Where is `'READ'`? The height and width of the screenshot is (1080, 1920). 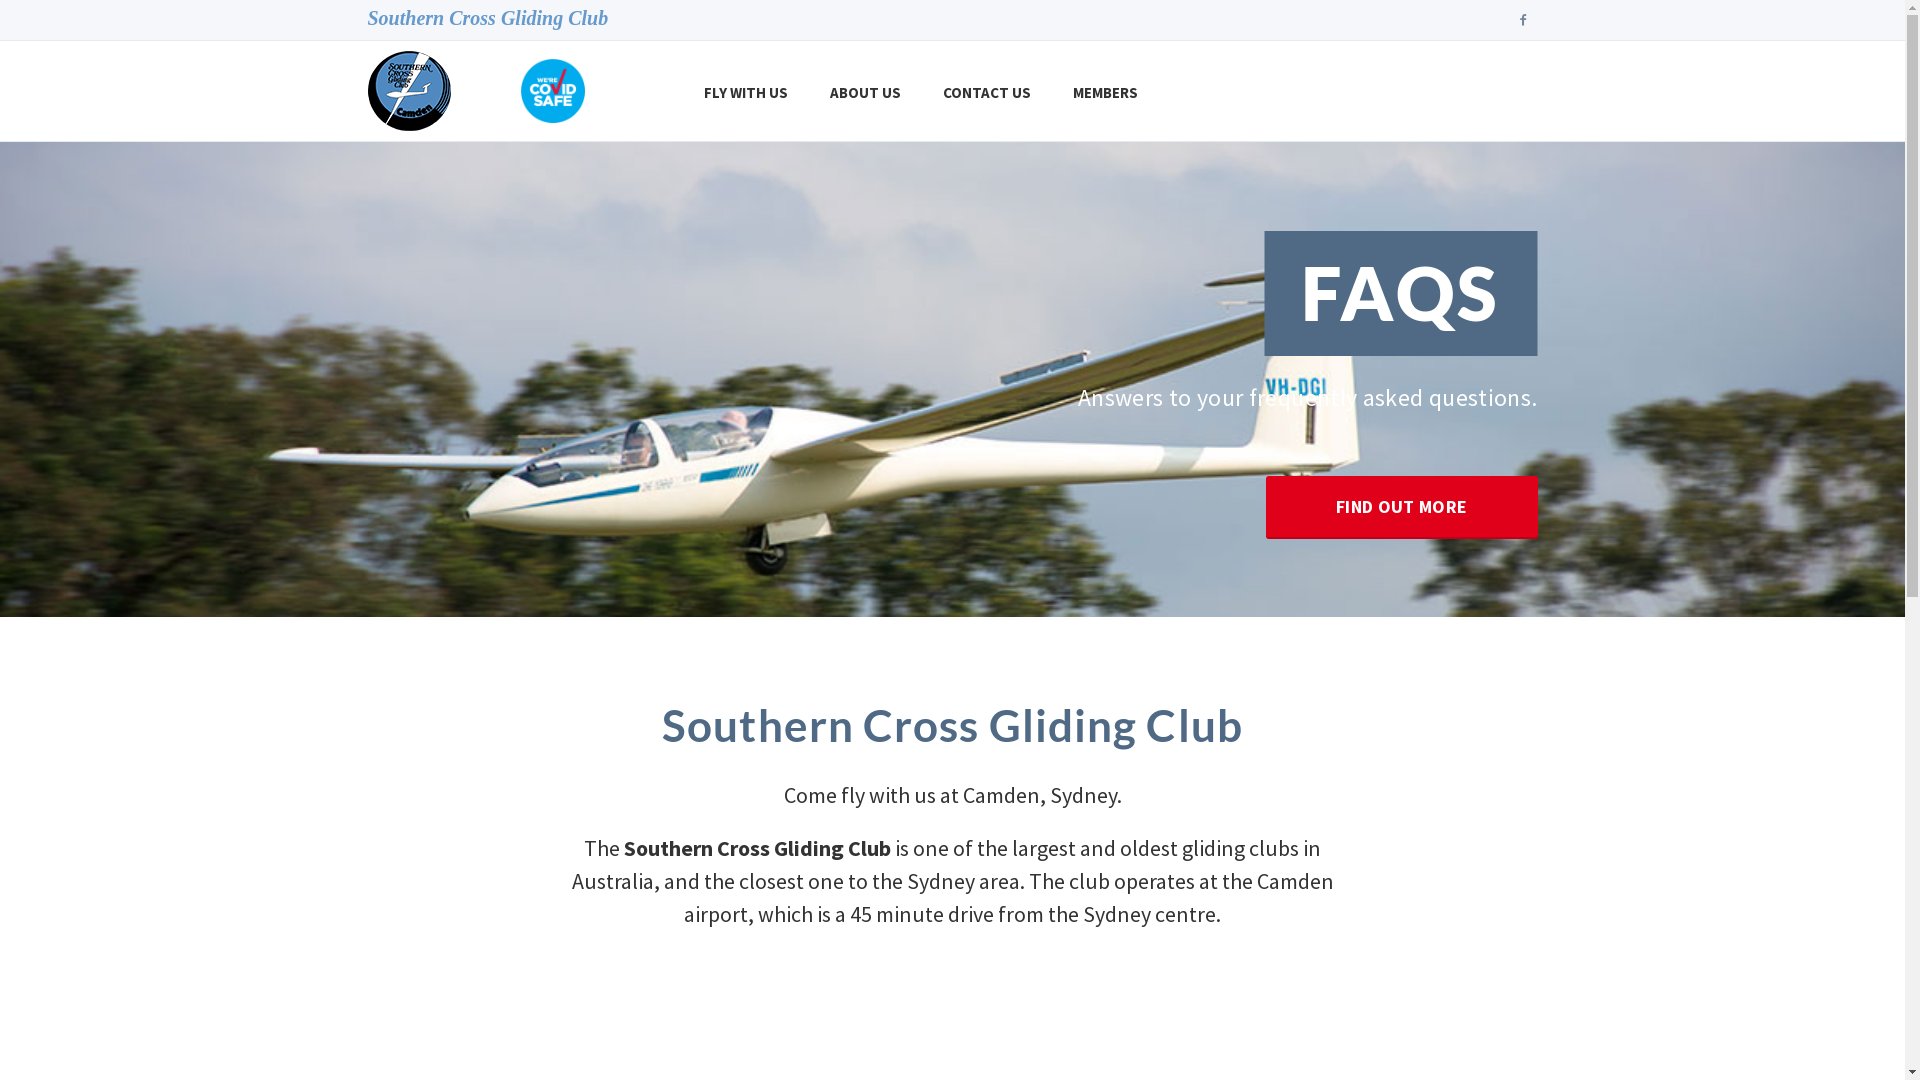 'READ' is located at coordinates (951, 462).